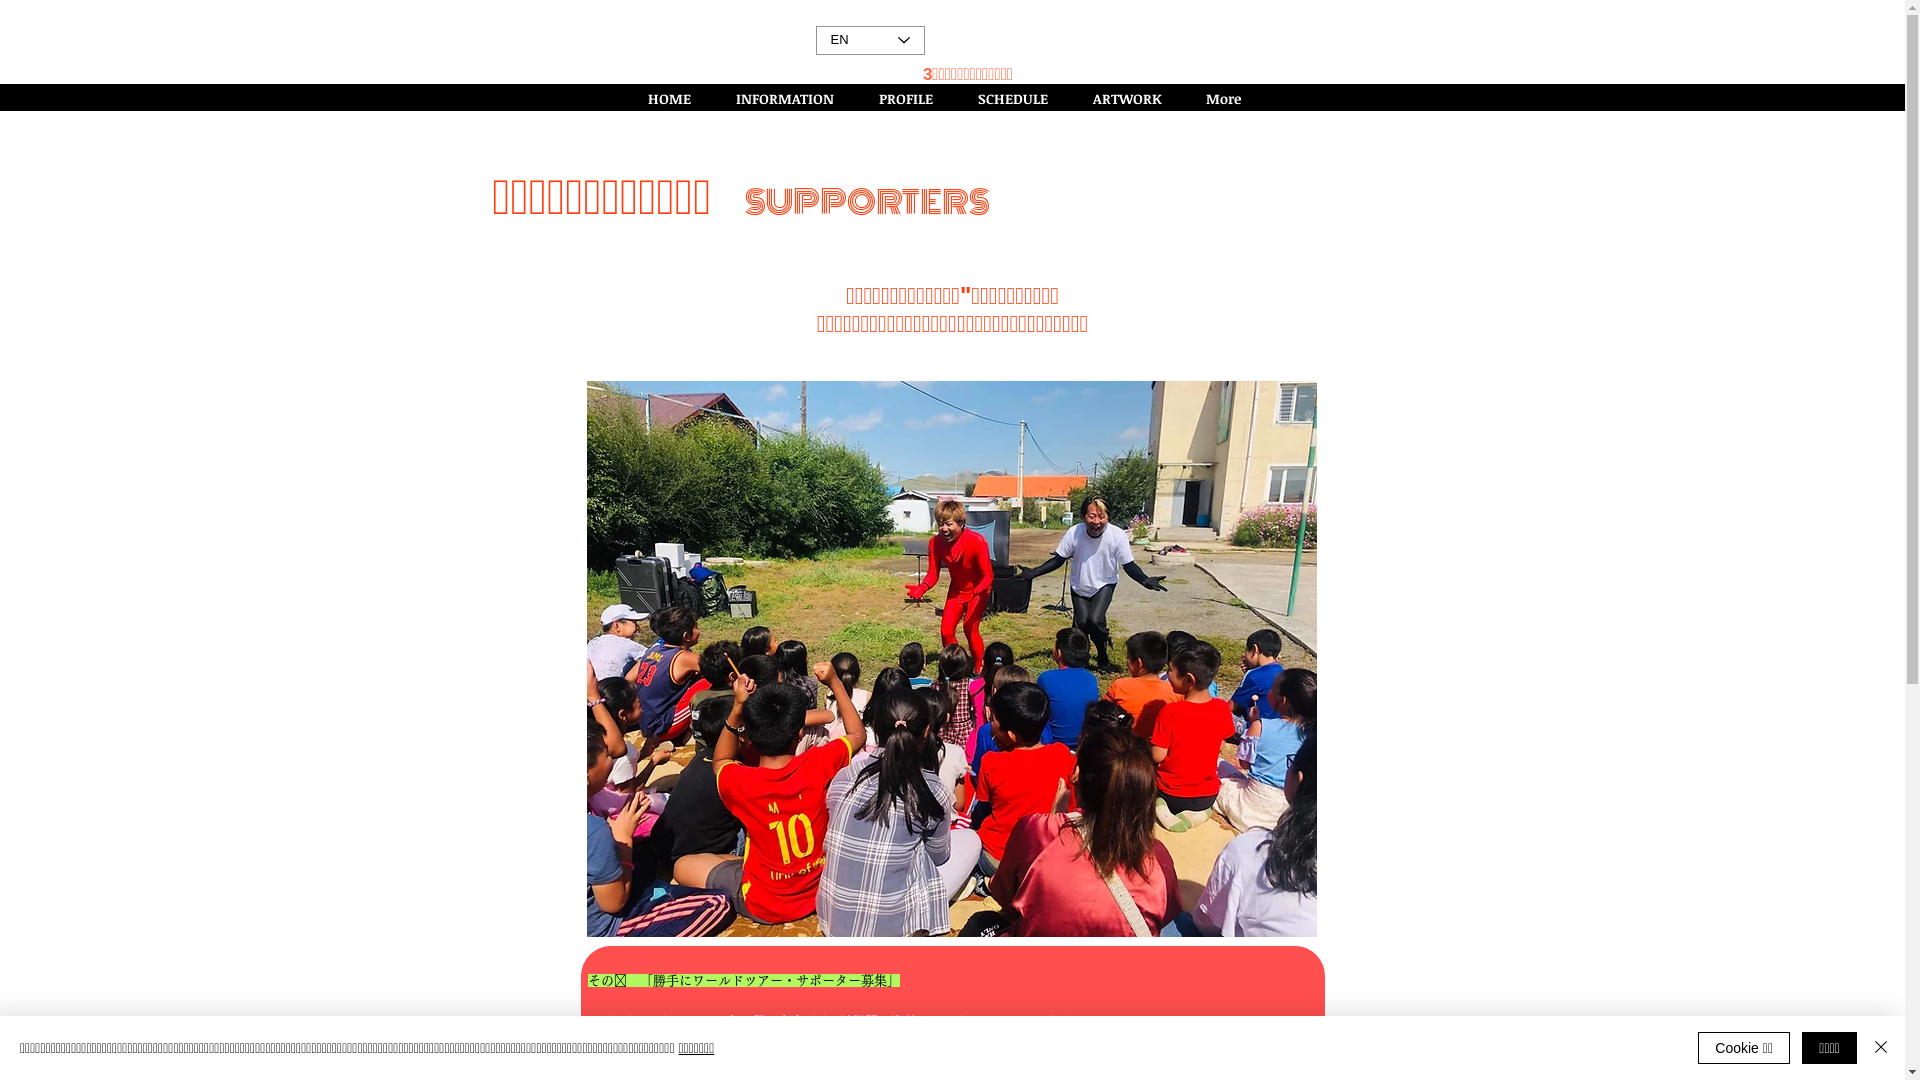  I want to click on 'PROFILE', so click(912, 98).